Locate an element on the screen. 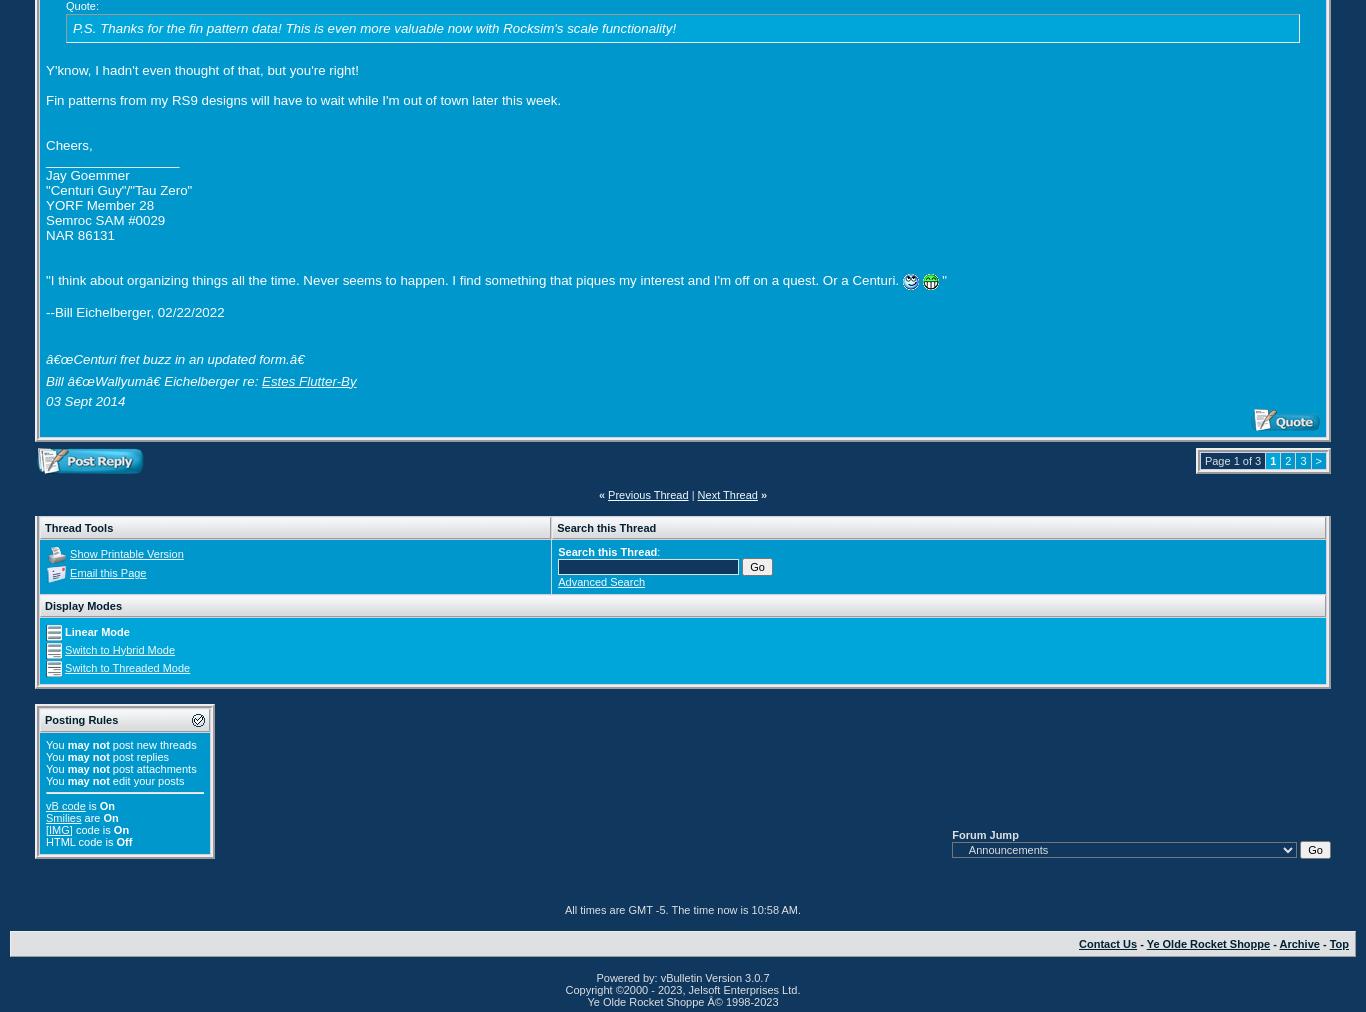  'post new threads' is located at coordinates (109, 744).